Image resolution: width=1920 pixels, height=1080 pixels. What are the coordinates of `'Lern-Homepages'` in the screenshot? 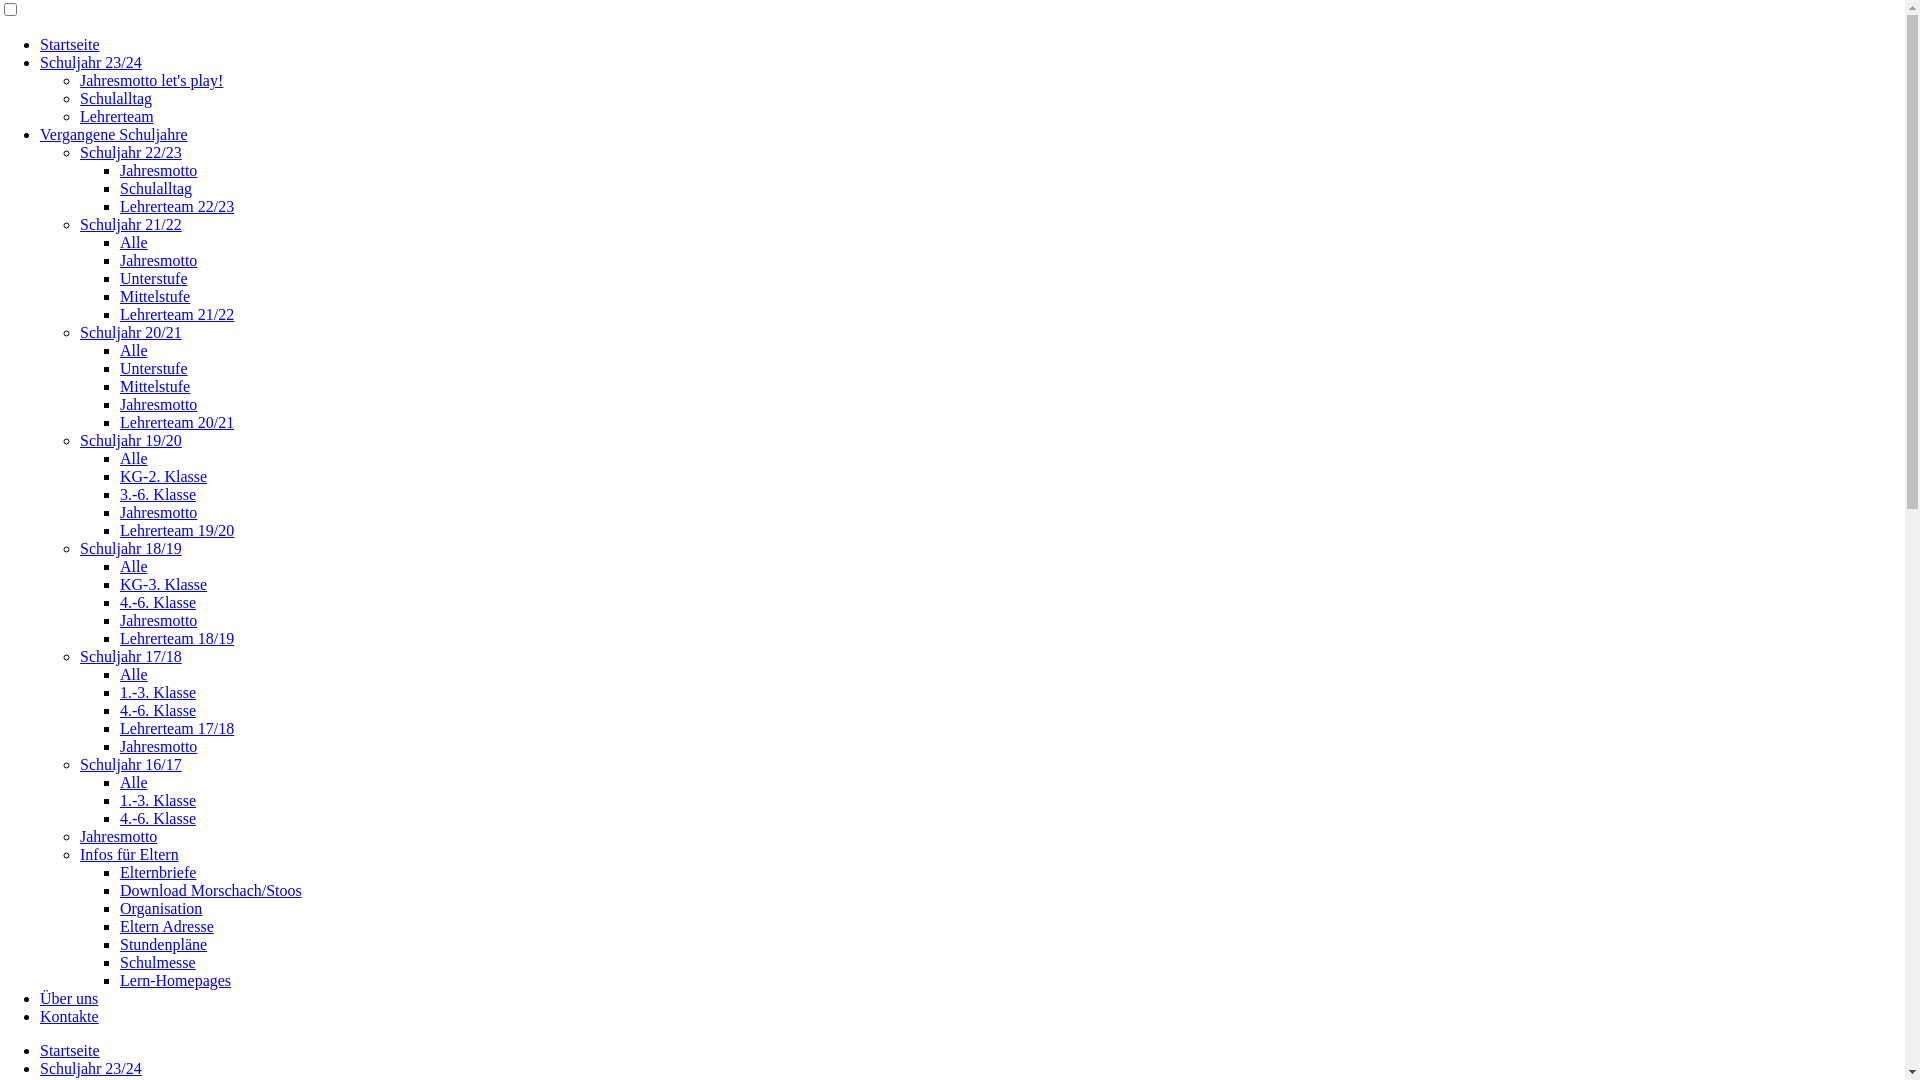 It's located at (175, 979).